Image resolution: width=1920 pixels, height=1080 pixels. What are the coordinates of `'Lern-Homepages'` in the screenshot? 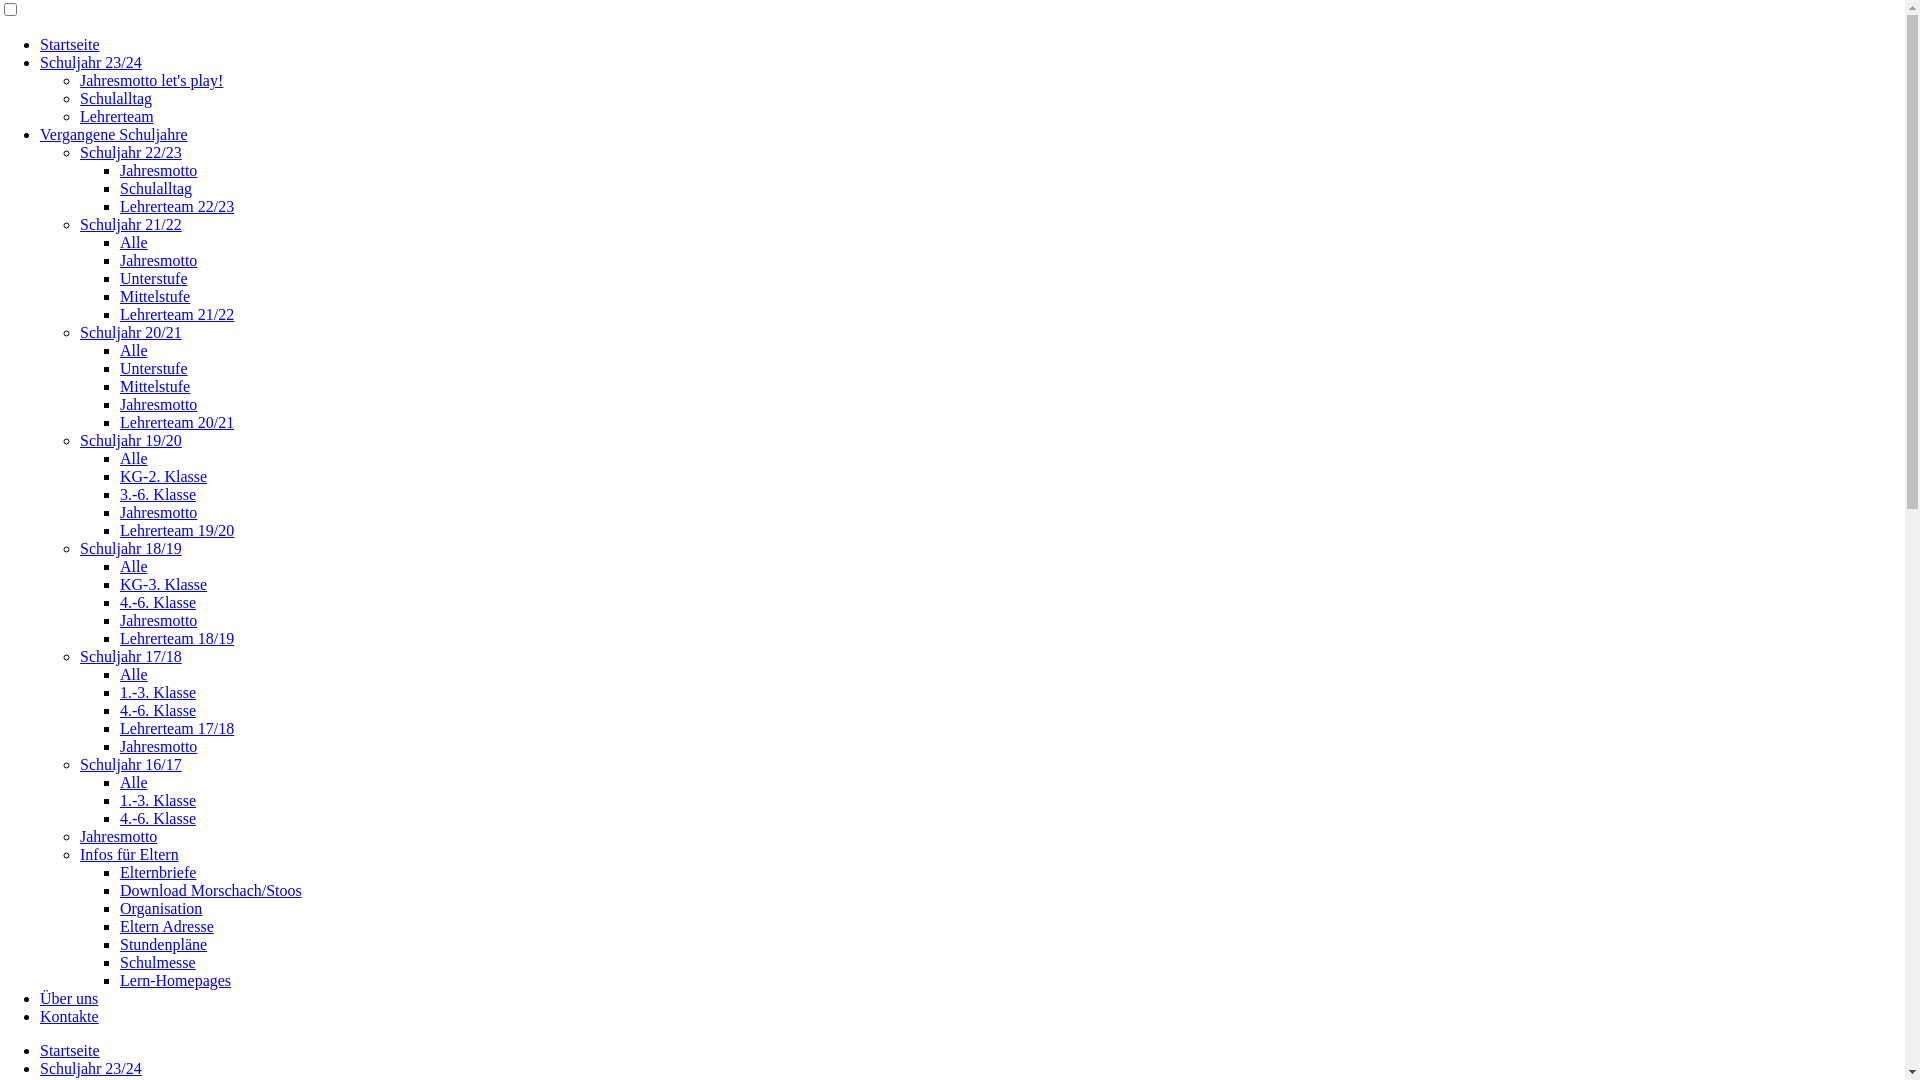 It's located at (175, 979).